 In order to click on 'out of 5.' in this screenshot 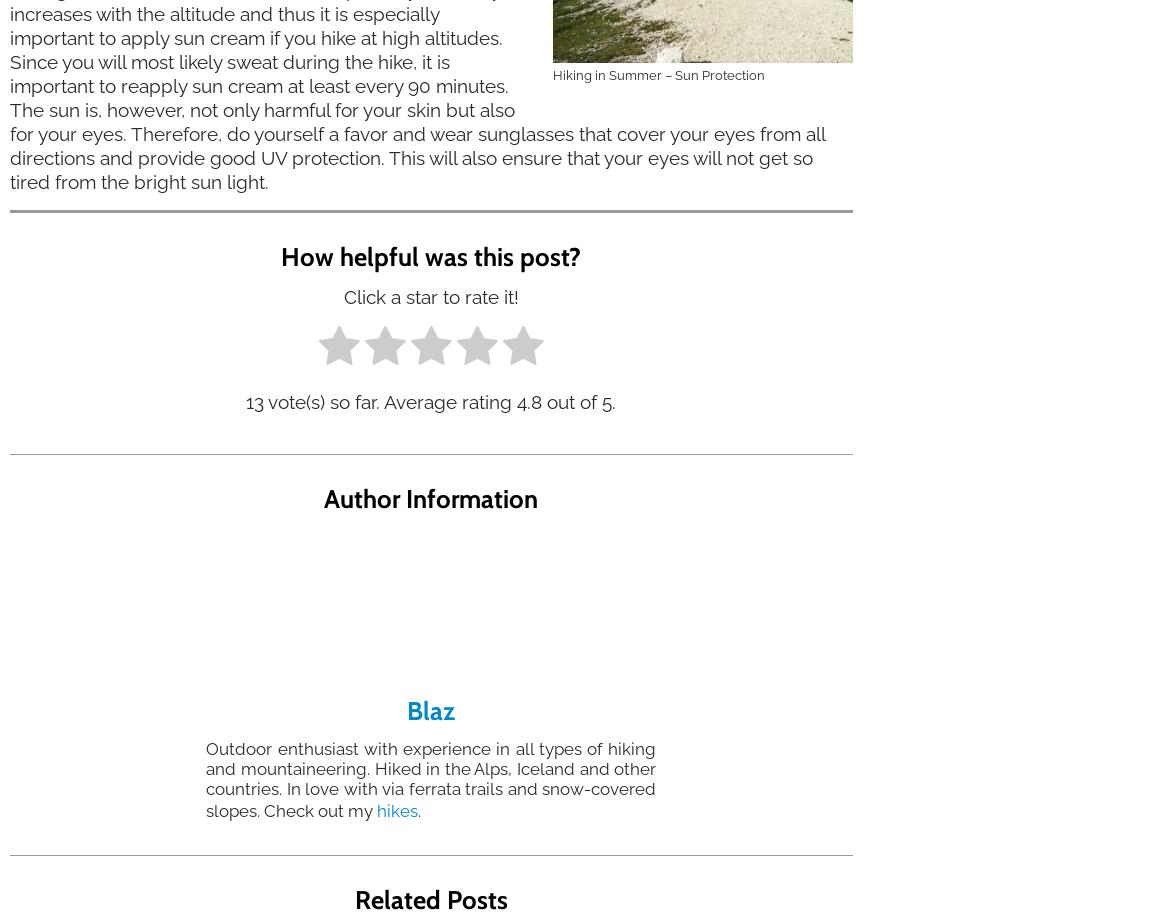, I will do `click(578, 401)`.